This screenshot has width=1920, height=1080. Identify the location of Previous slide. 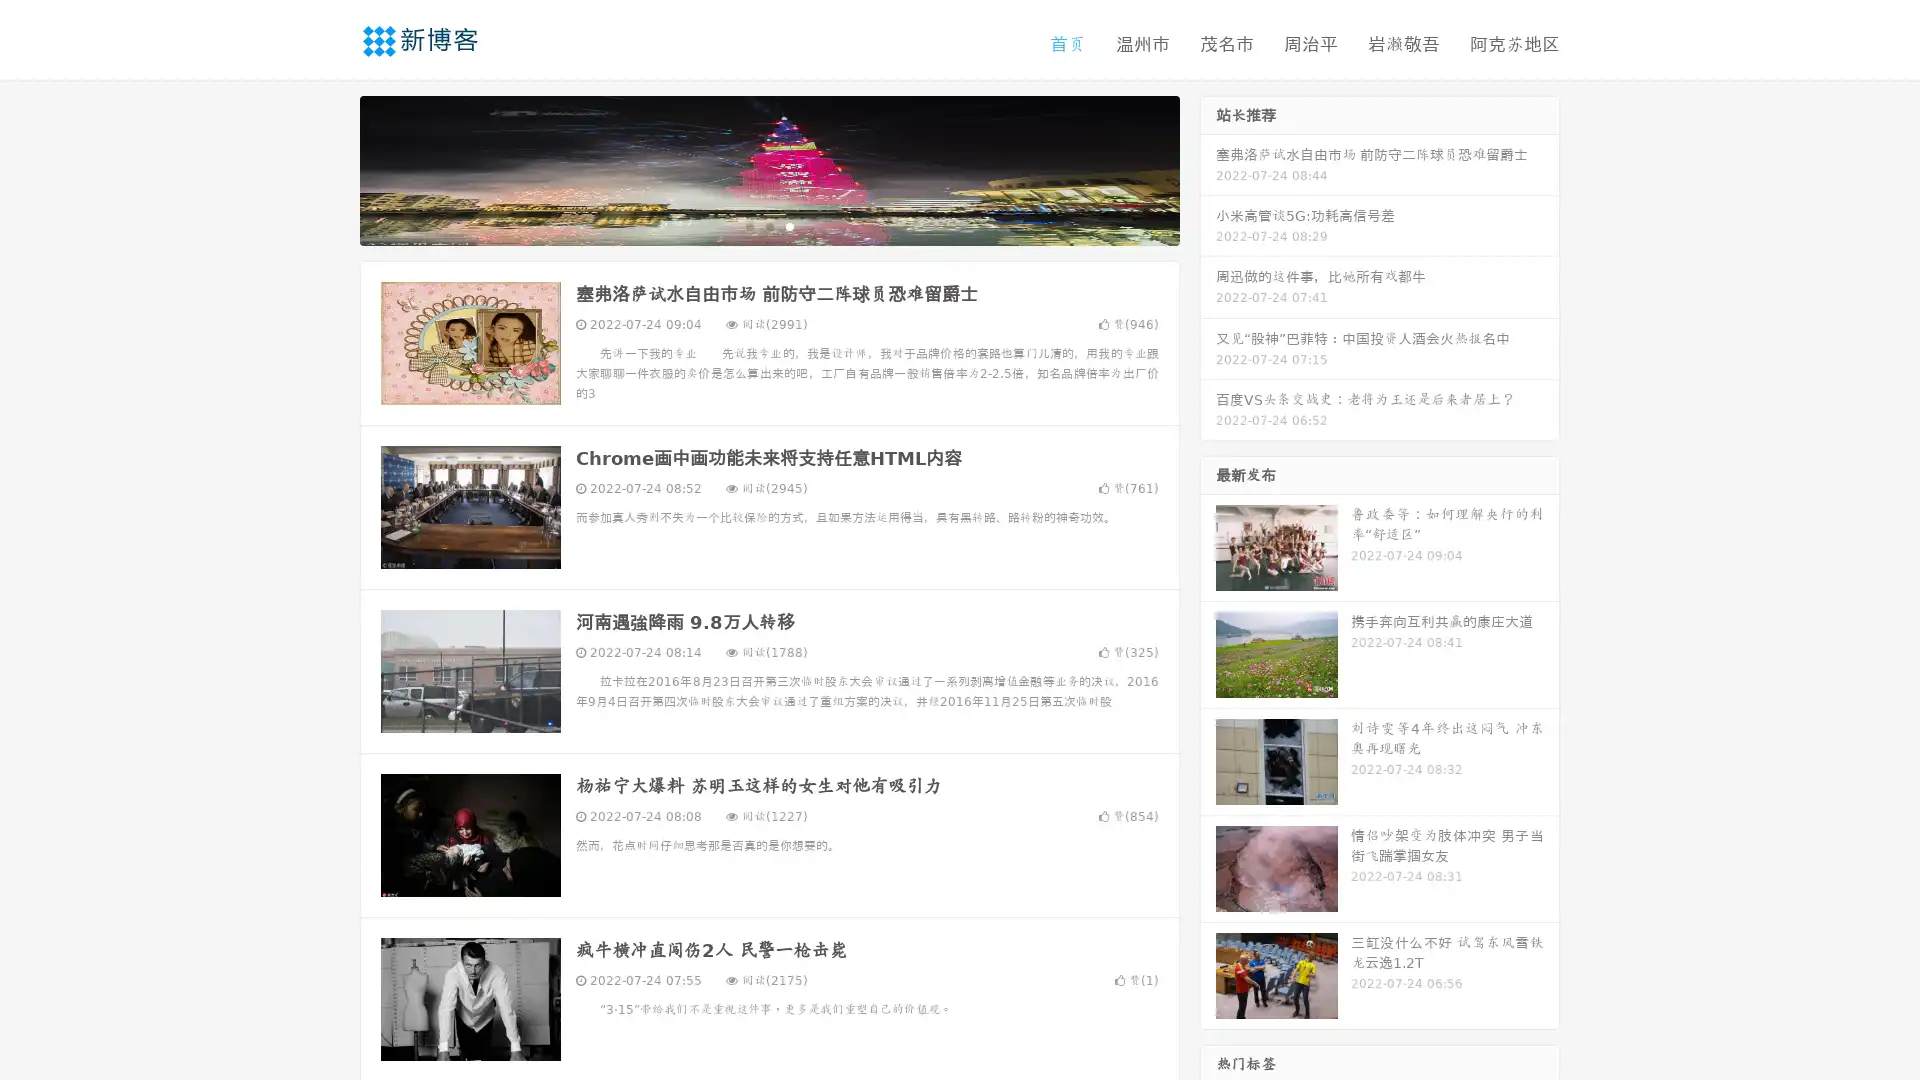
(330, 168).